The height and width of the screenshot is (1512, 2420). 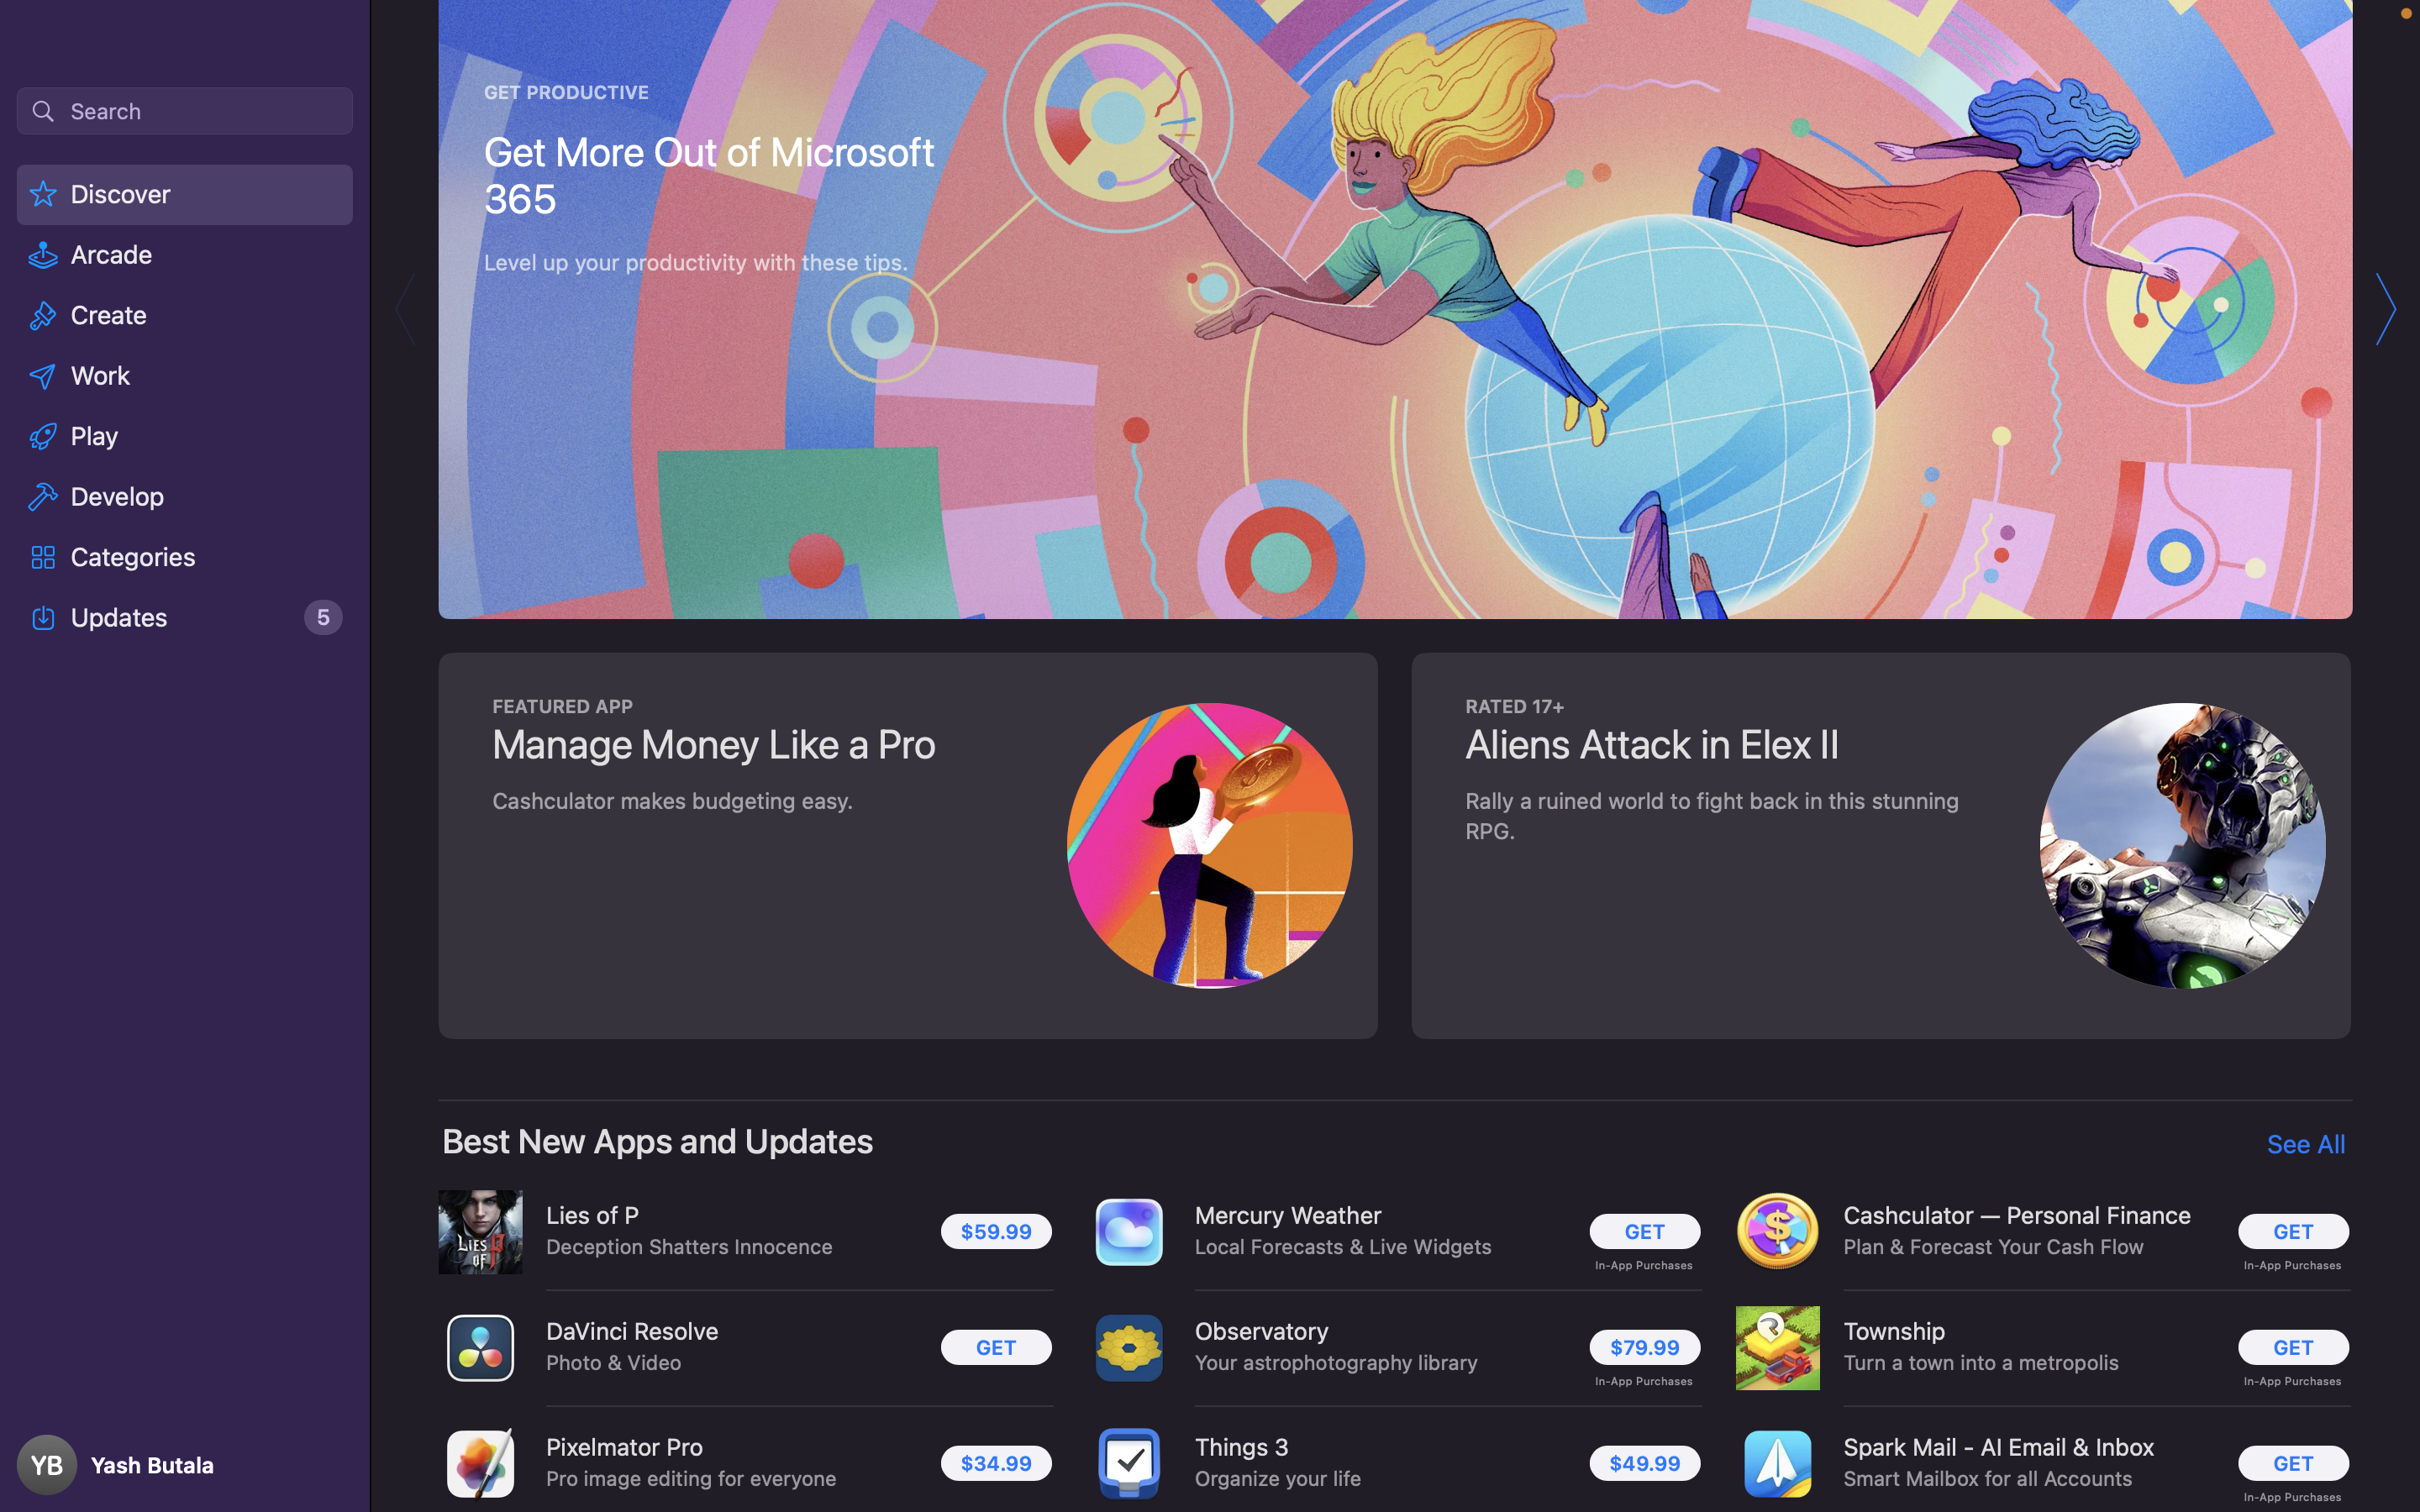 I want to click on the "Create" category, so click(x=185, y=318).